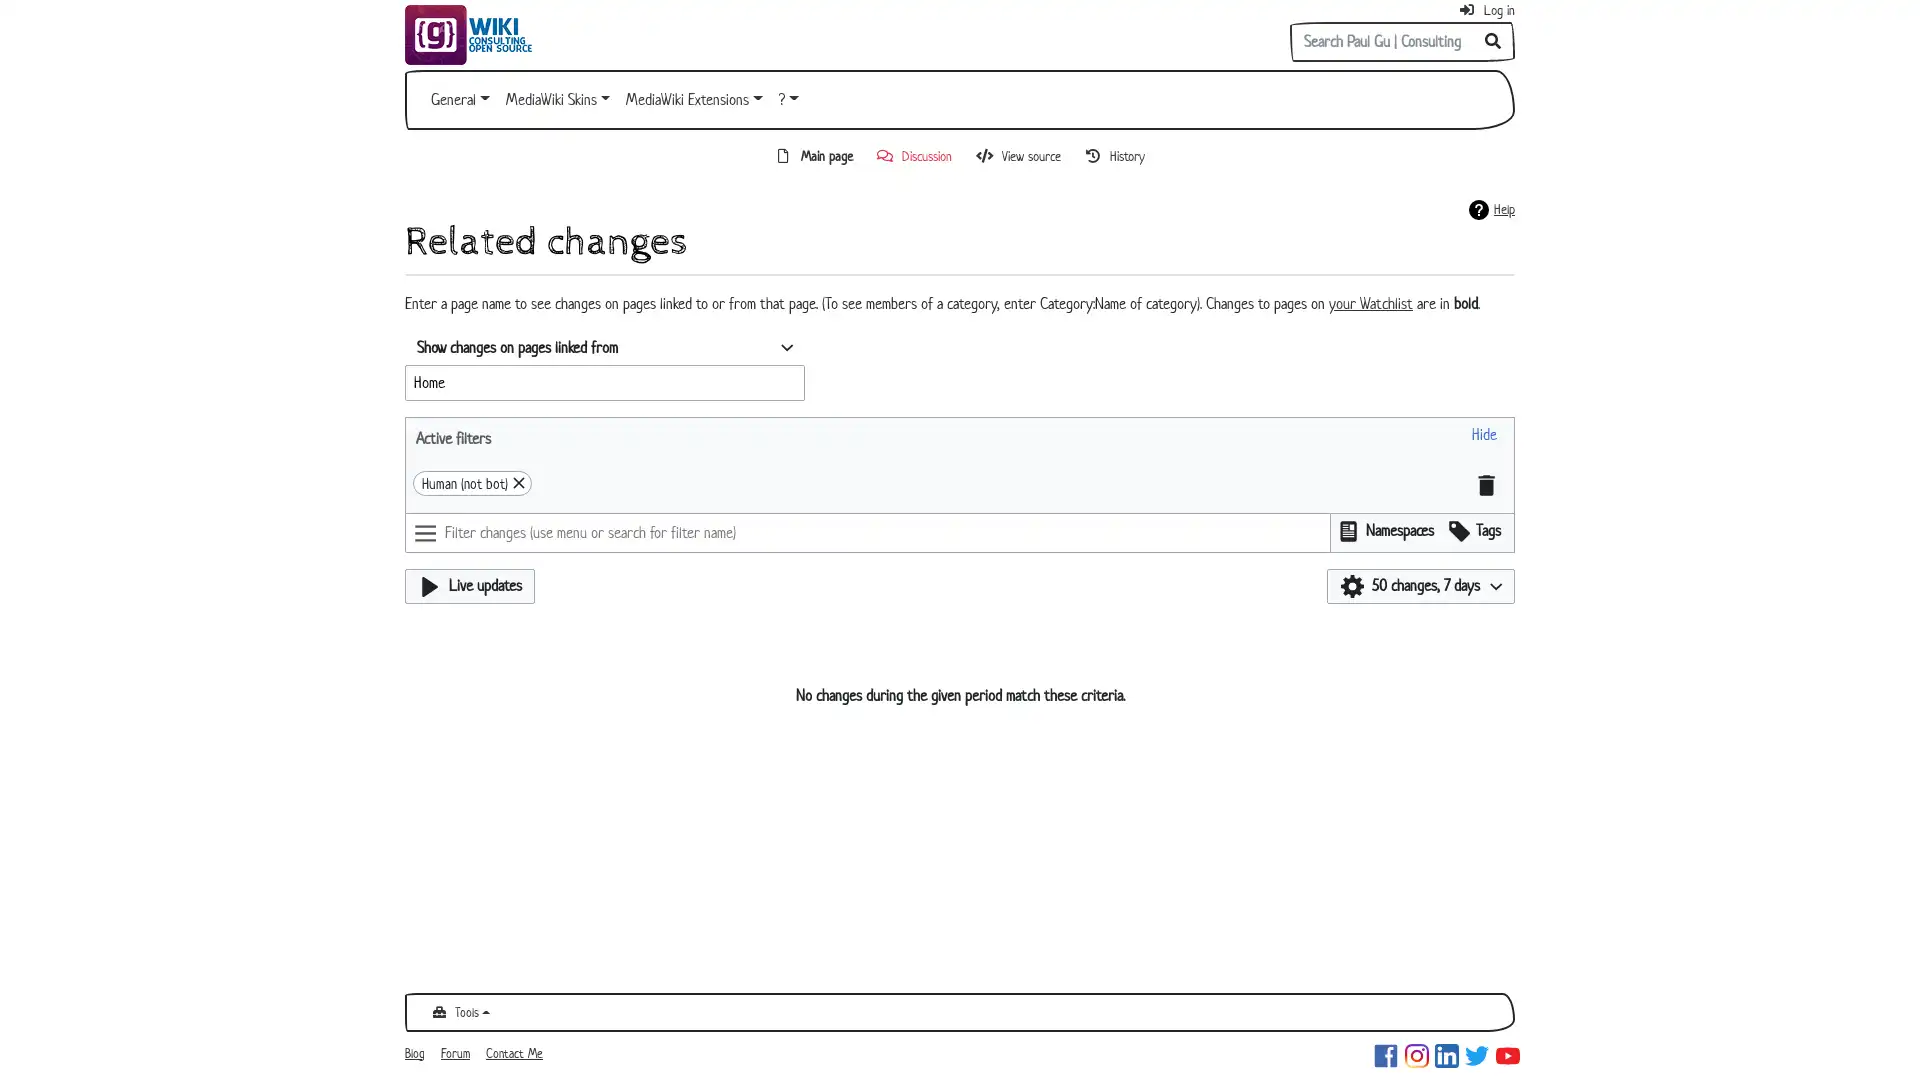 This screenshot has height=1080, width=1920. I want to click on Hide, so click(1484, 434).